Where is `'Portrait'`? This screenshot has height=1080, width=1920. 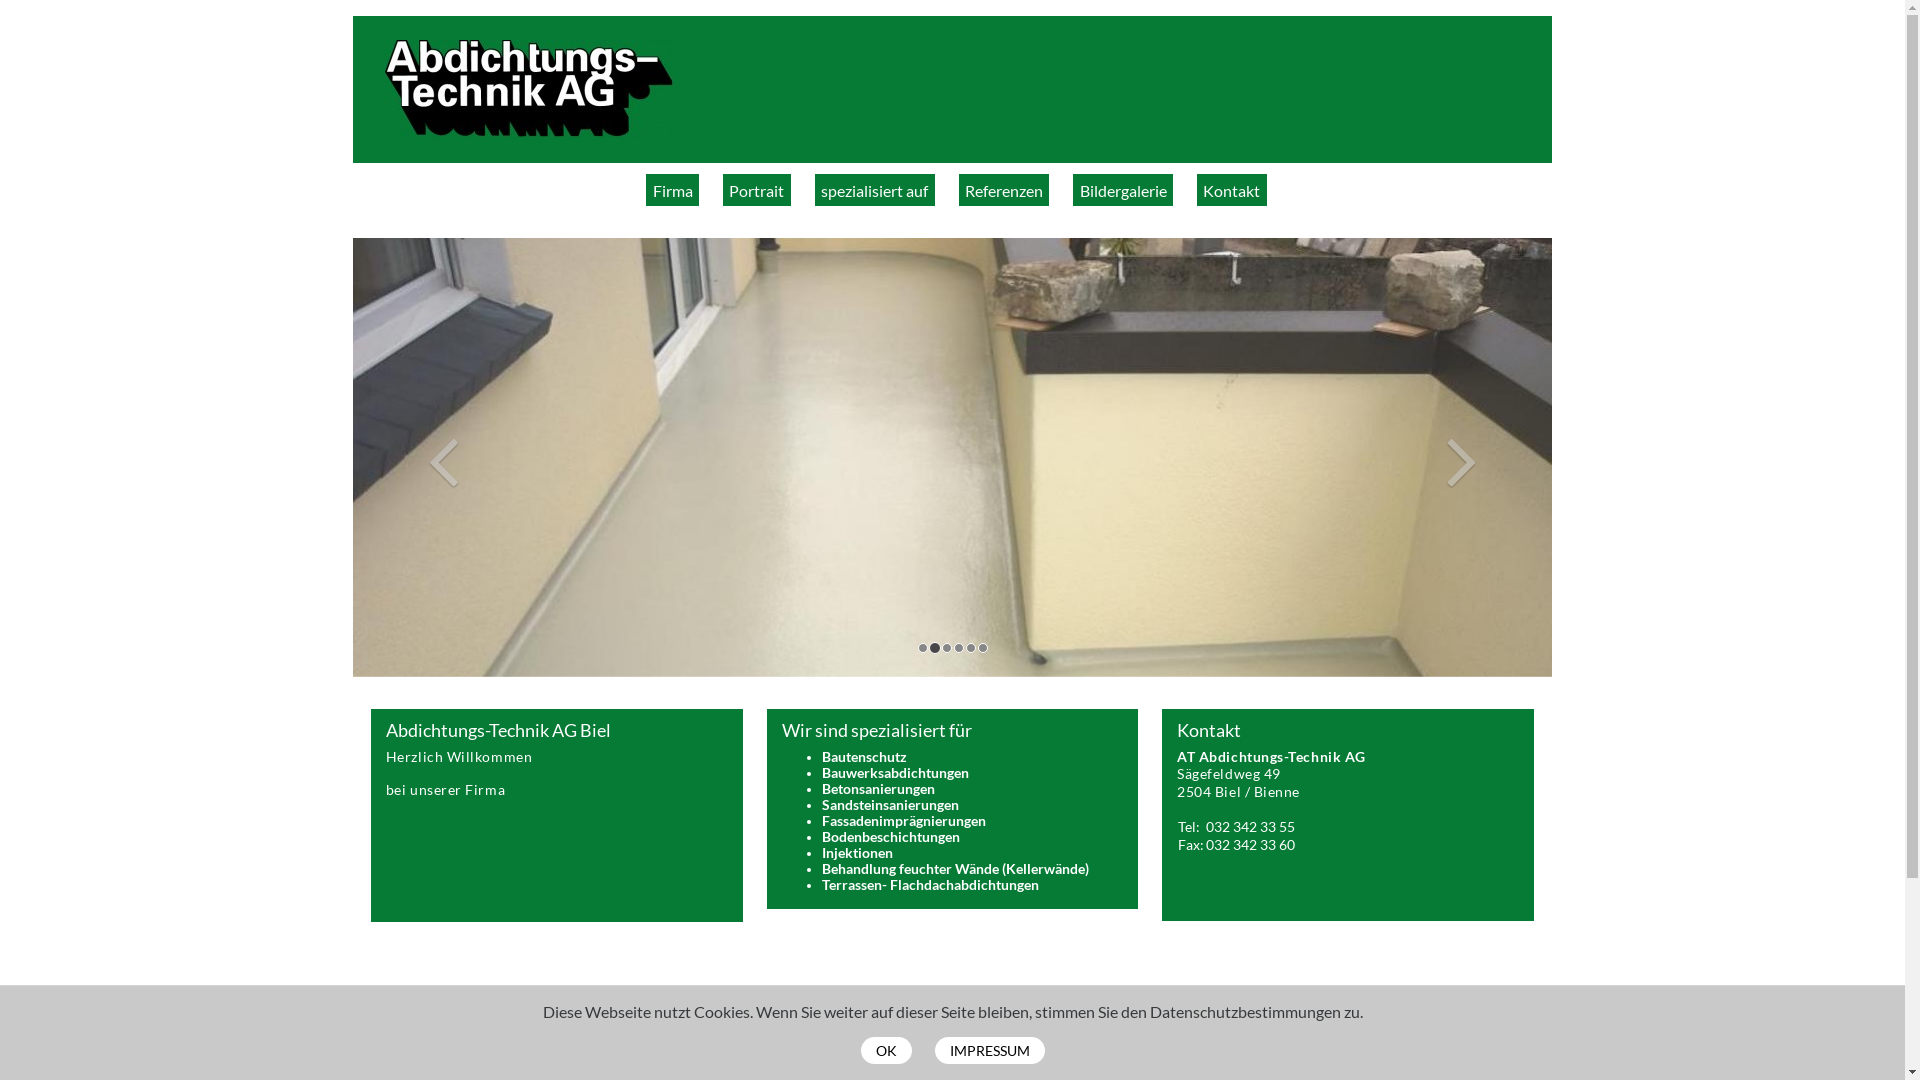 'Portrait' is located at coordinates (722, 189).